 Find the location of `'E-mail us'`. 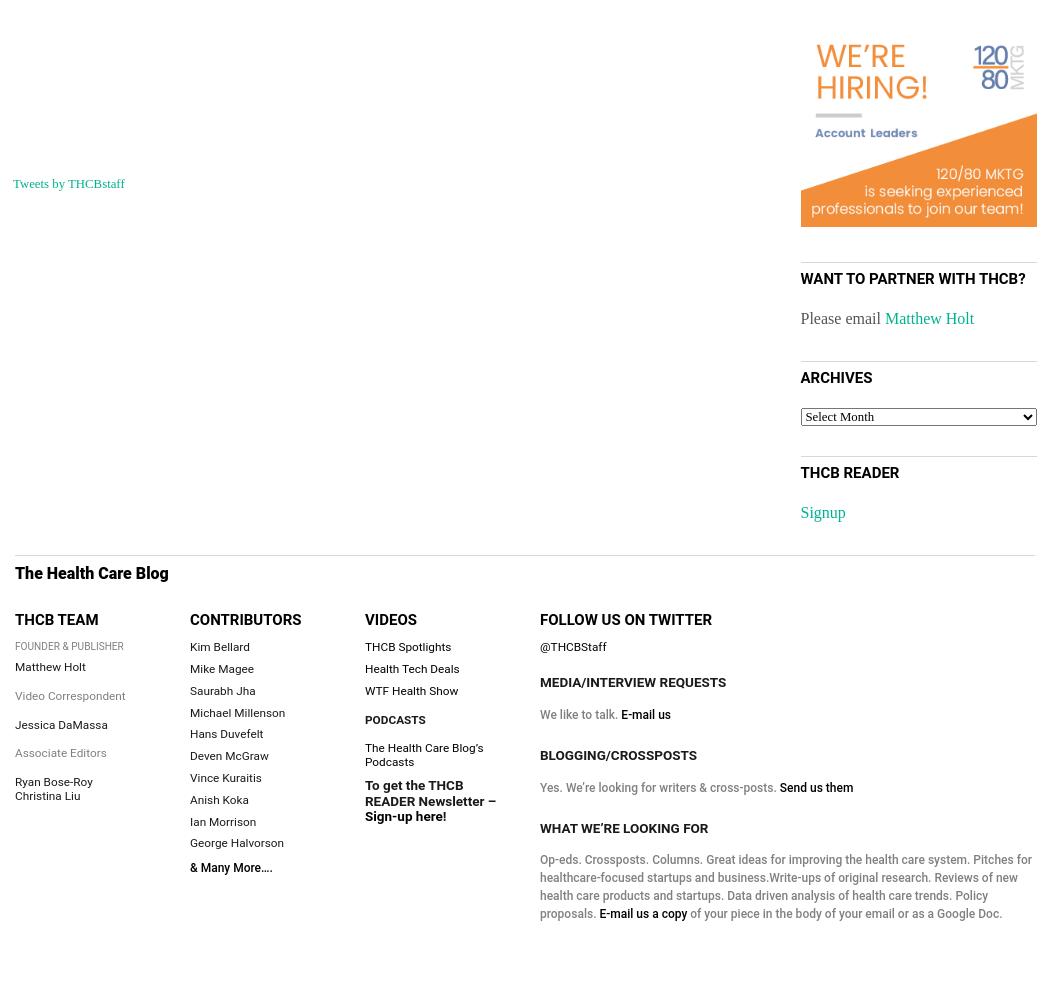

'E-mail us' is located at coordinates (618, 713).